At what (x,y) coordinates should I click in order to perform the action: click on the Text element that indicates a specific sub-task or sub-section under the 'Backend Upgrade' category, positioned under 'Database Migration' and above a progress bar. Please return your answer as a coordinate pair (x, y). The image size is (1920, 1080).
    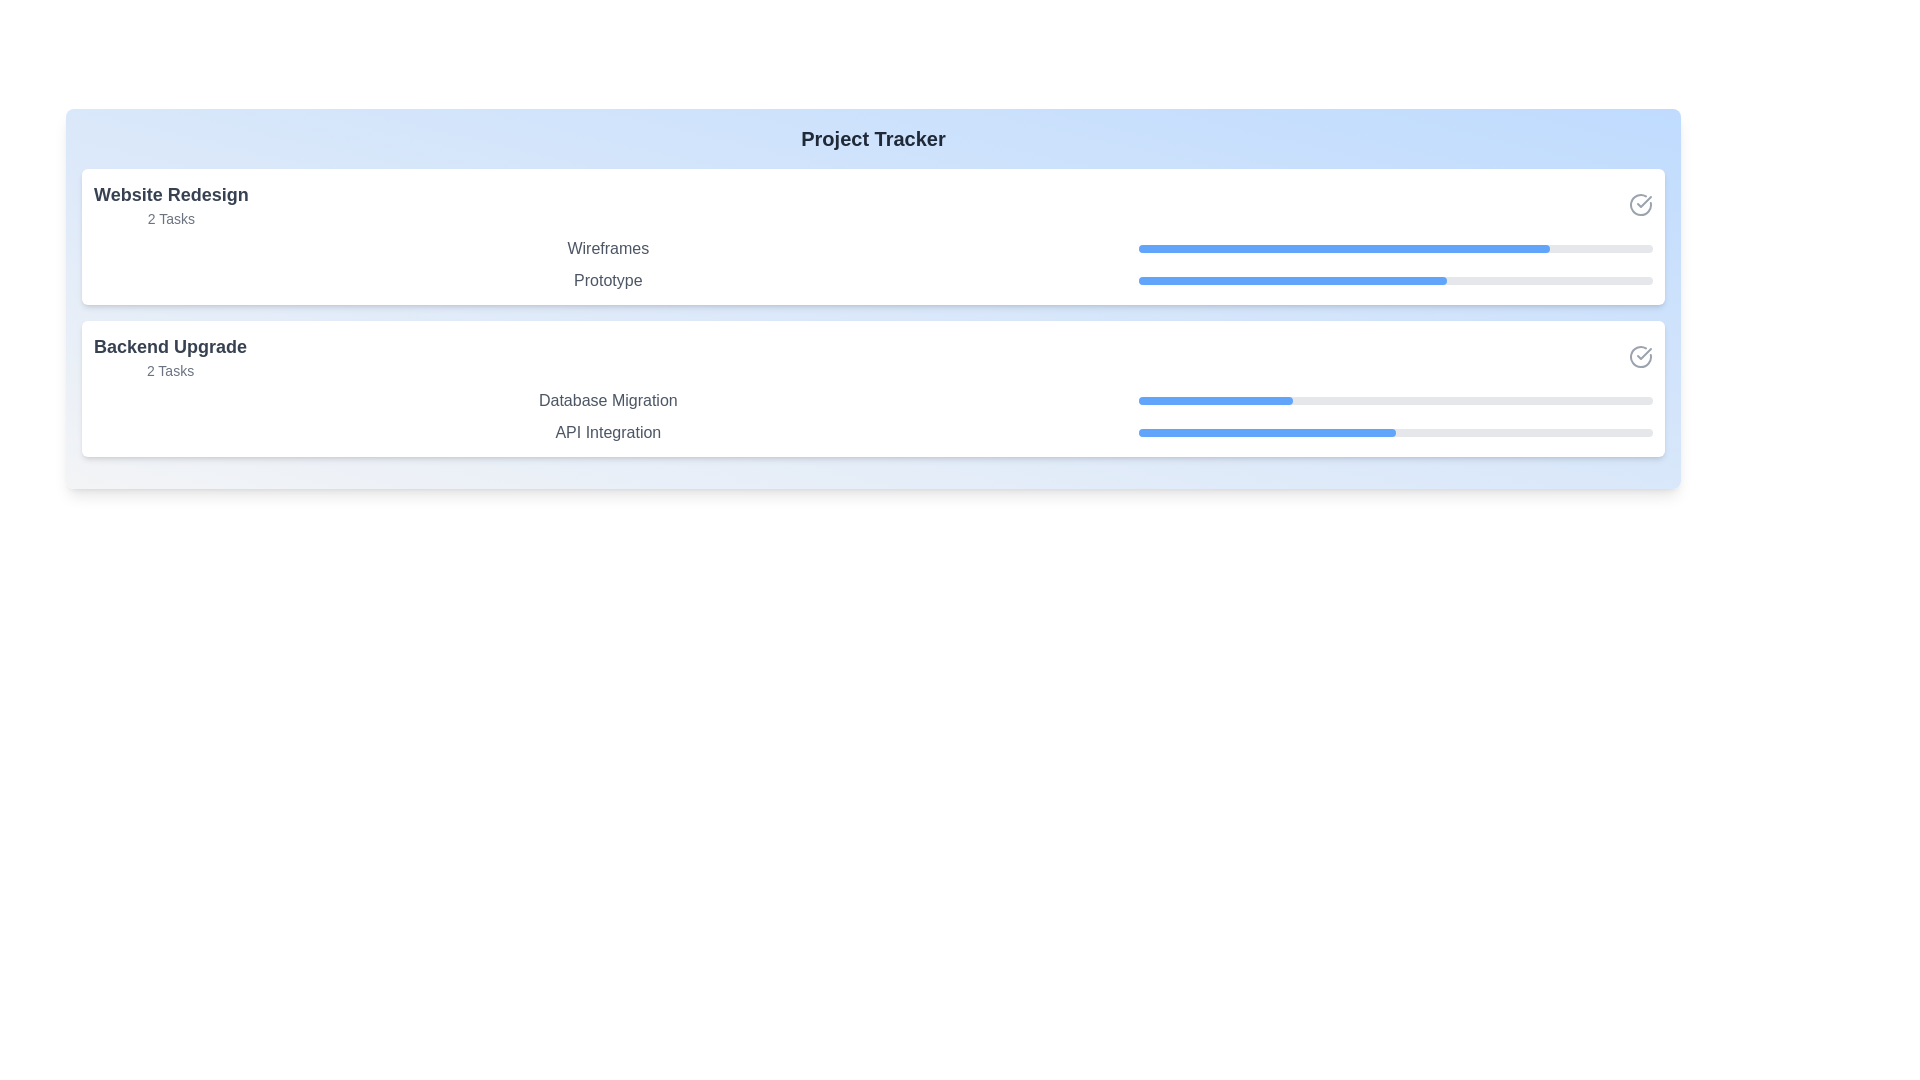
    Looking at the image, I should click on (607, 431).